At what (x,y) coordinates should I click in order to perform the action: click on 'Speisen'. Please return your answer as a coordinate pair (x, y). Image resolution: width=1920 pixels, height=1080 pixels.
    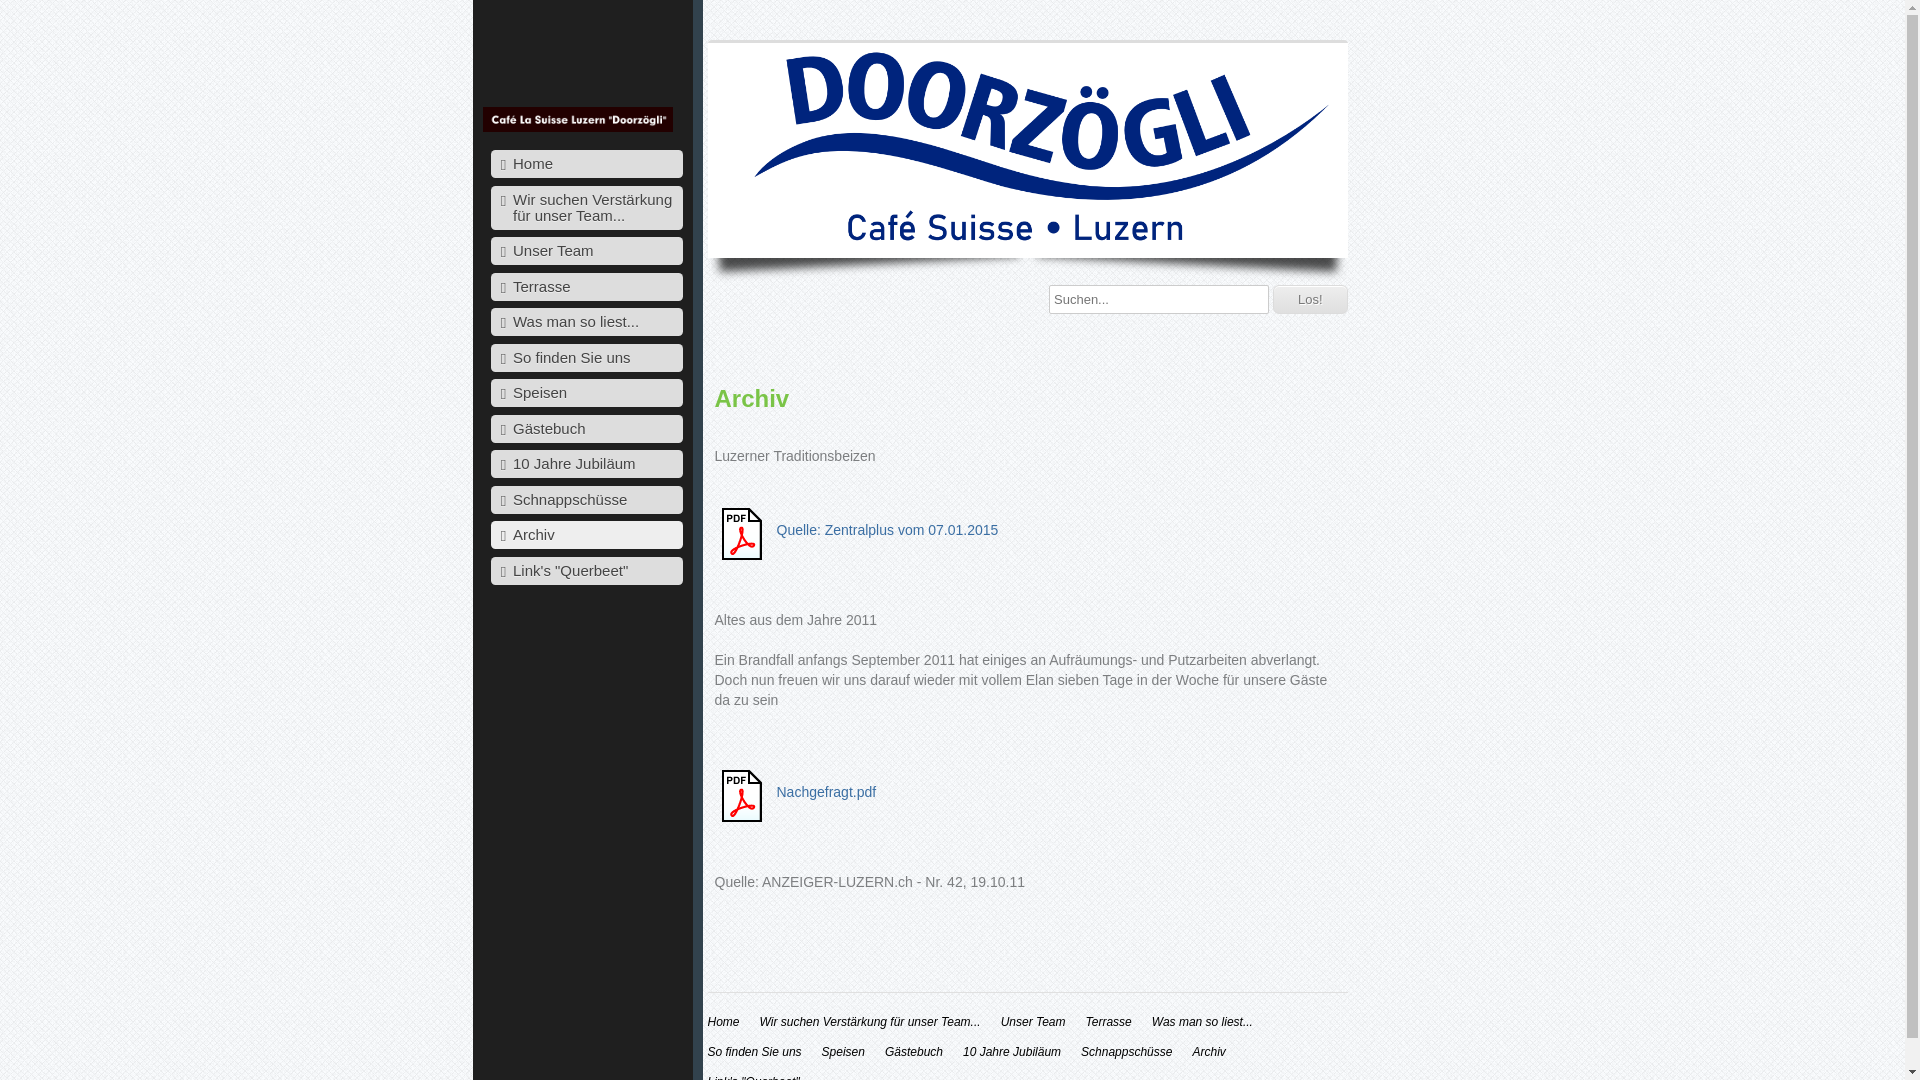
    Looking at the image, I should click on (821, 1051).